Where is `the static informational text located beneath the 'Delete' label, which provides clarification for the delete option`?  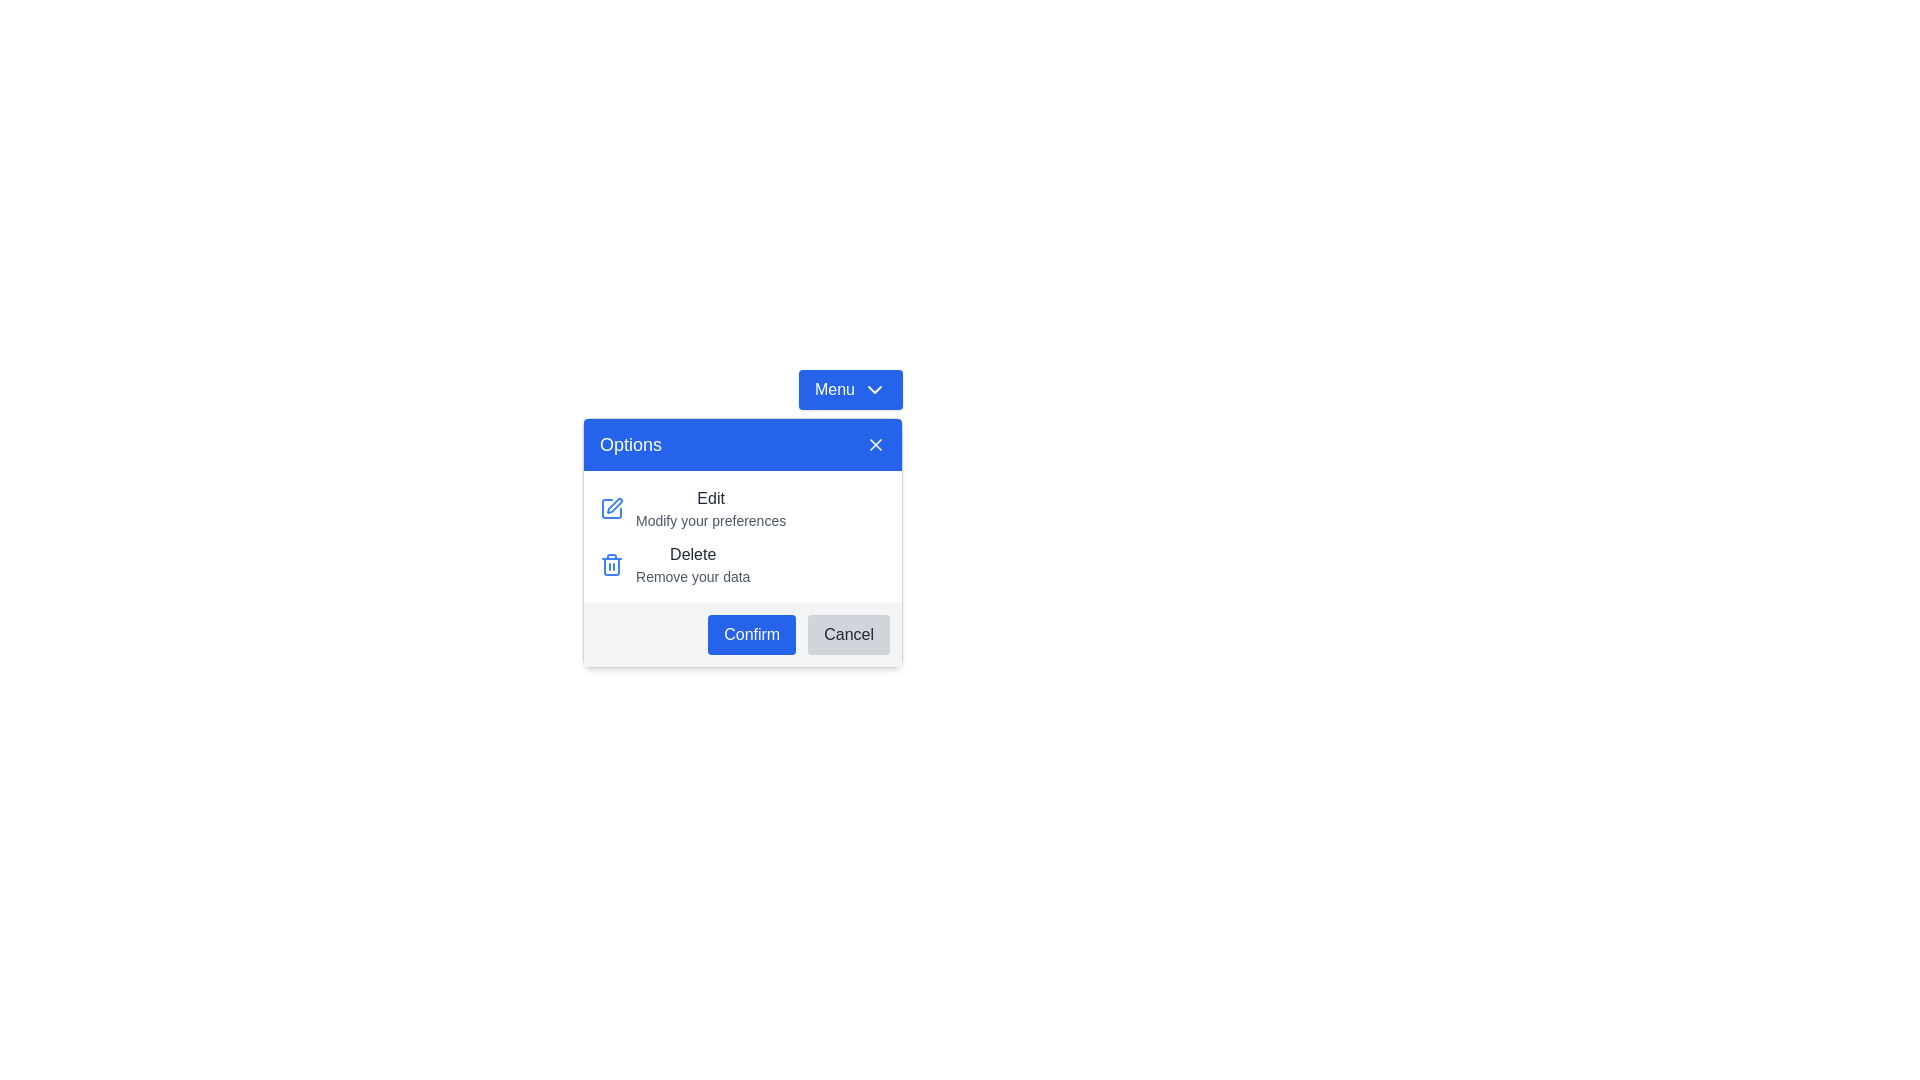 the static informational text located beneath the 'Delete' label, which provides clarification for the delete option is located at coordinates (693, 577).